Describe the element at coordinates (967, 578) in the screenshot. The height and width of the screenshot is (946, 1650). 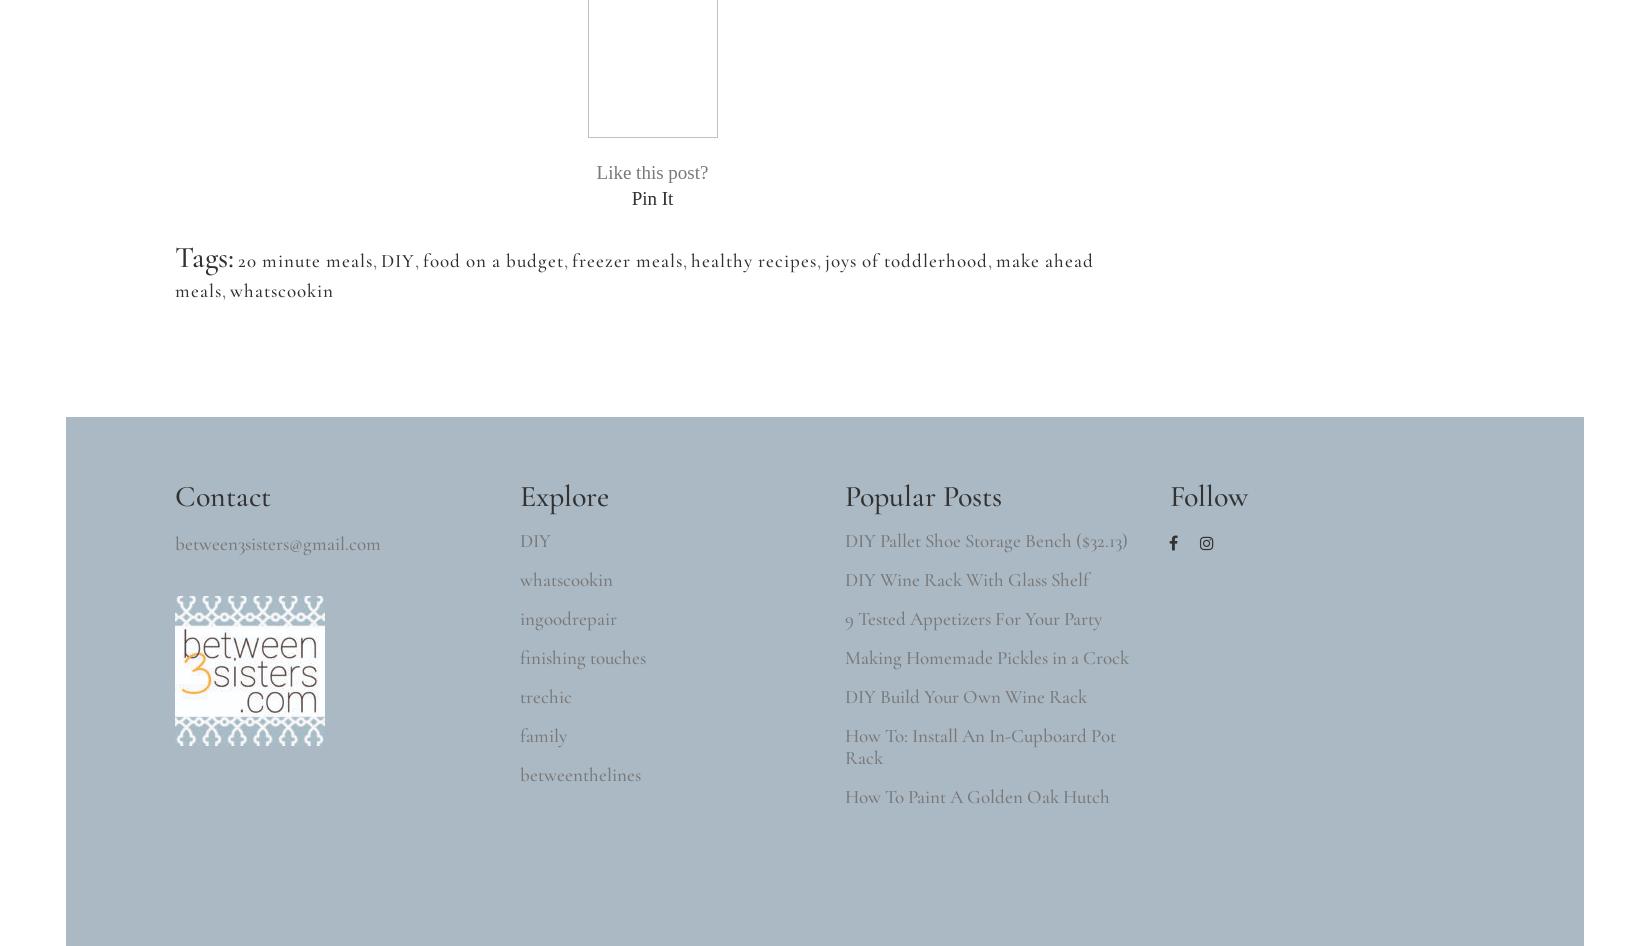
I see `'DIY Wine Rack With Glass Shelf'` at that location.